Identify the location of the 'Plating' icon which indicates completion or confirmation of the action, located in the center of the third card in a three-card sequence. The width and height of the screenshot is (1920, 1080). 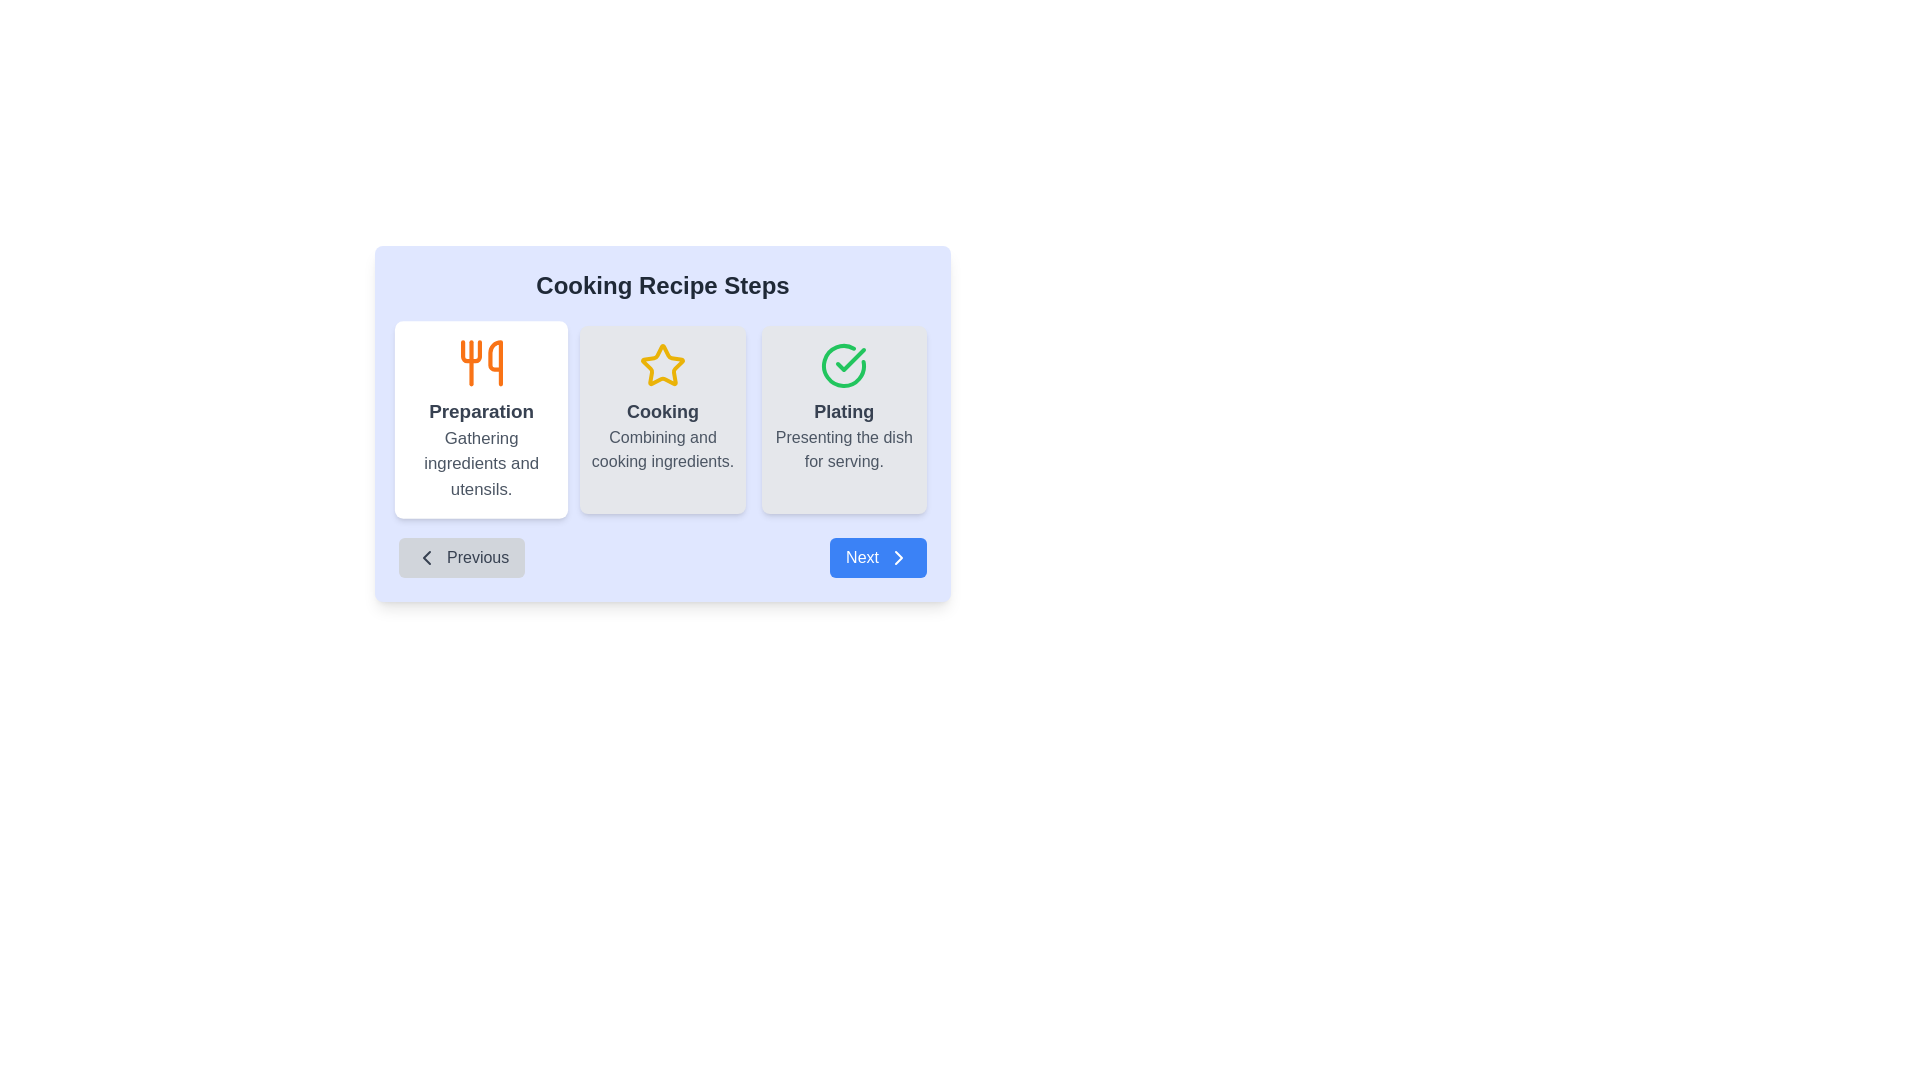
(844, 366).